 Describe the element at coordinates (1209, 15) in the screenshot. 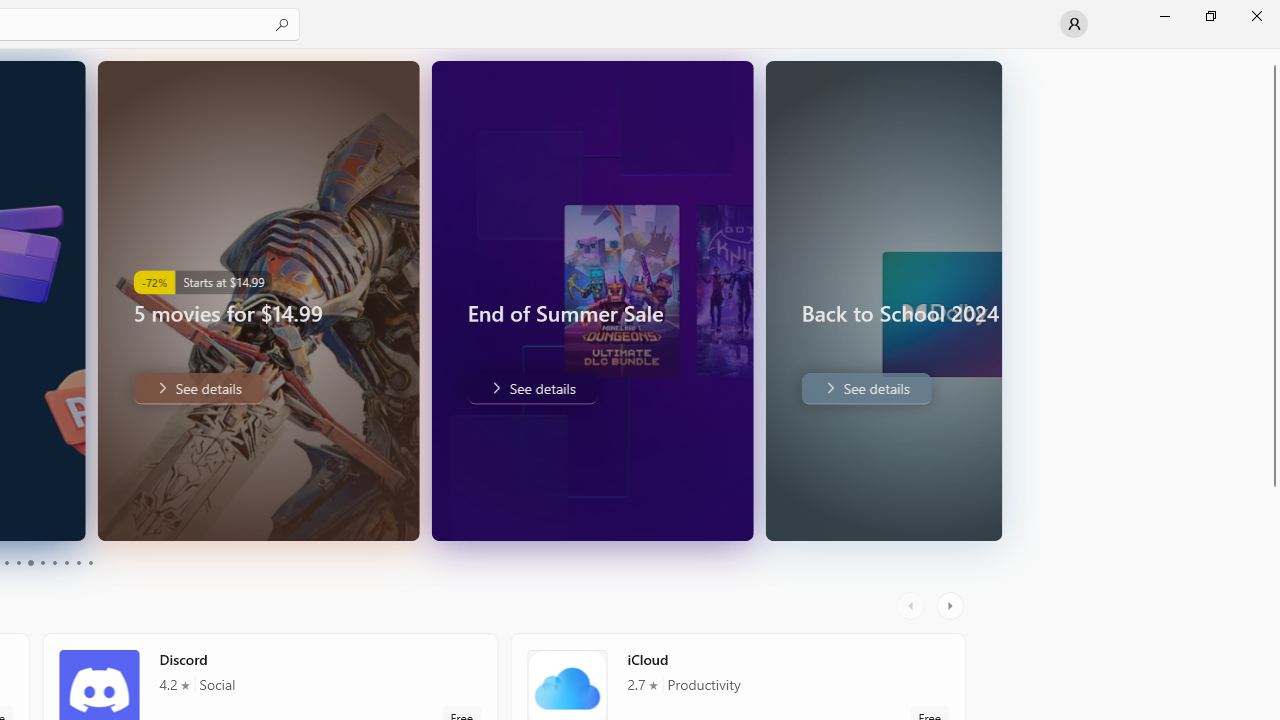

I see `'Restore Microsoft Store'` at that location.